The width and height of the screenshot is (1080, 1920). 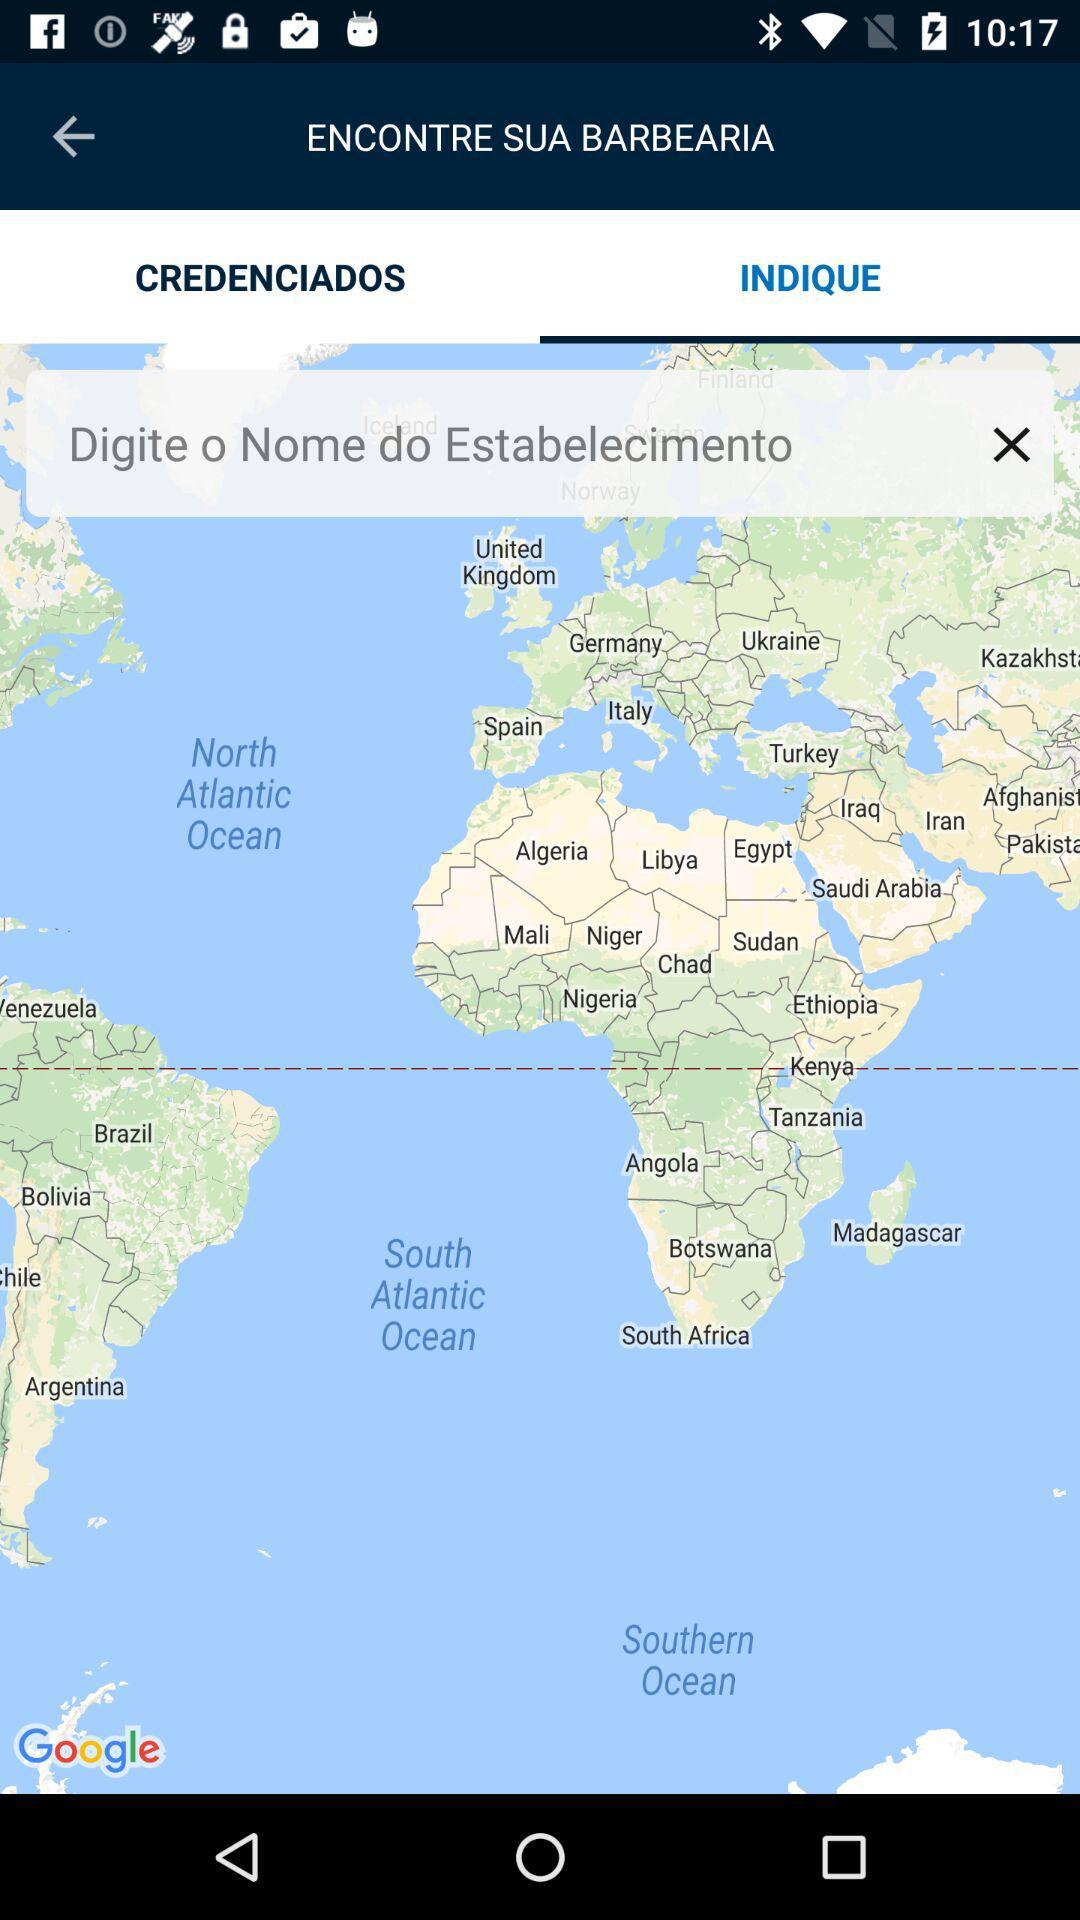 I want to click on item next to indique app, so click(x=270, y=275).